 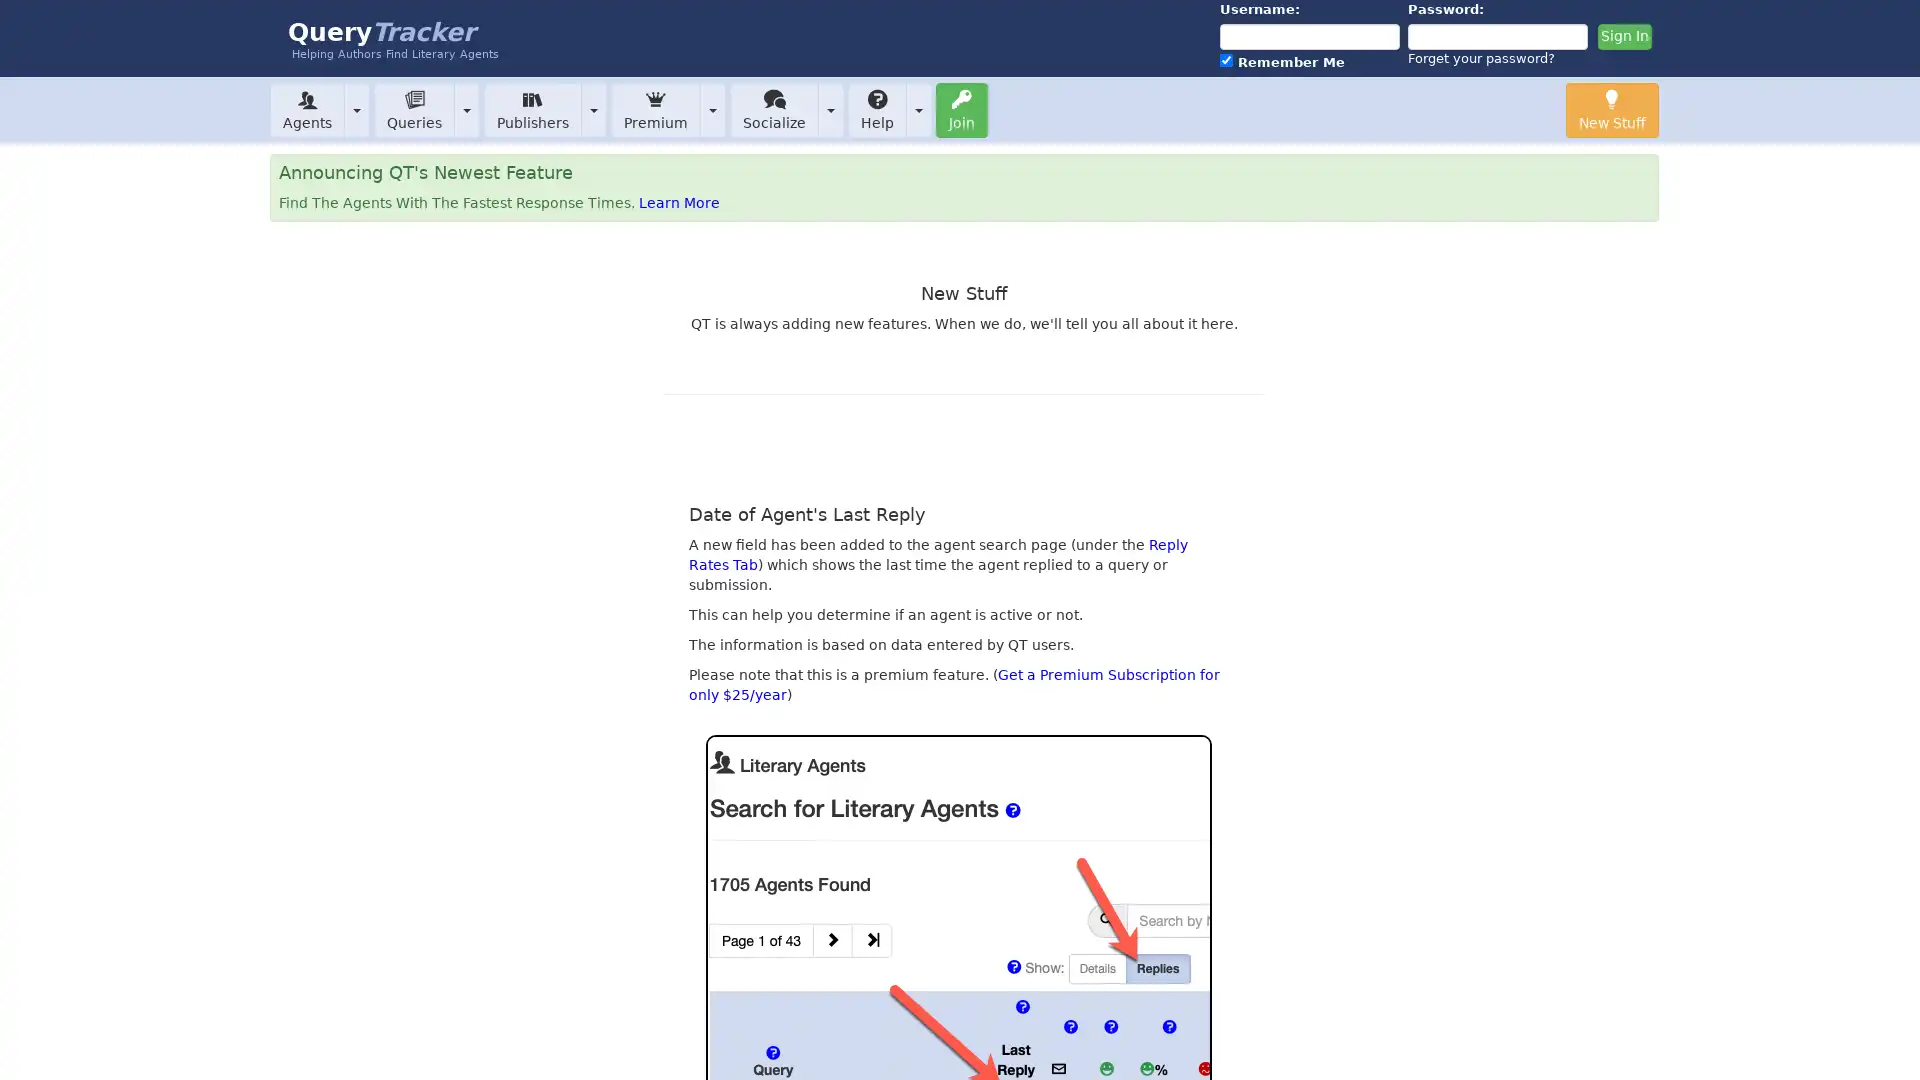 I want to click on Toggle Dropdown, so click(x=356, y=109).